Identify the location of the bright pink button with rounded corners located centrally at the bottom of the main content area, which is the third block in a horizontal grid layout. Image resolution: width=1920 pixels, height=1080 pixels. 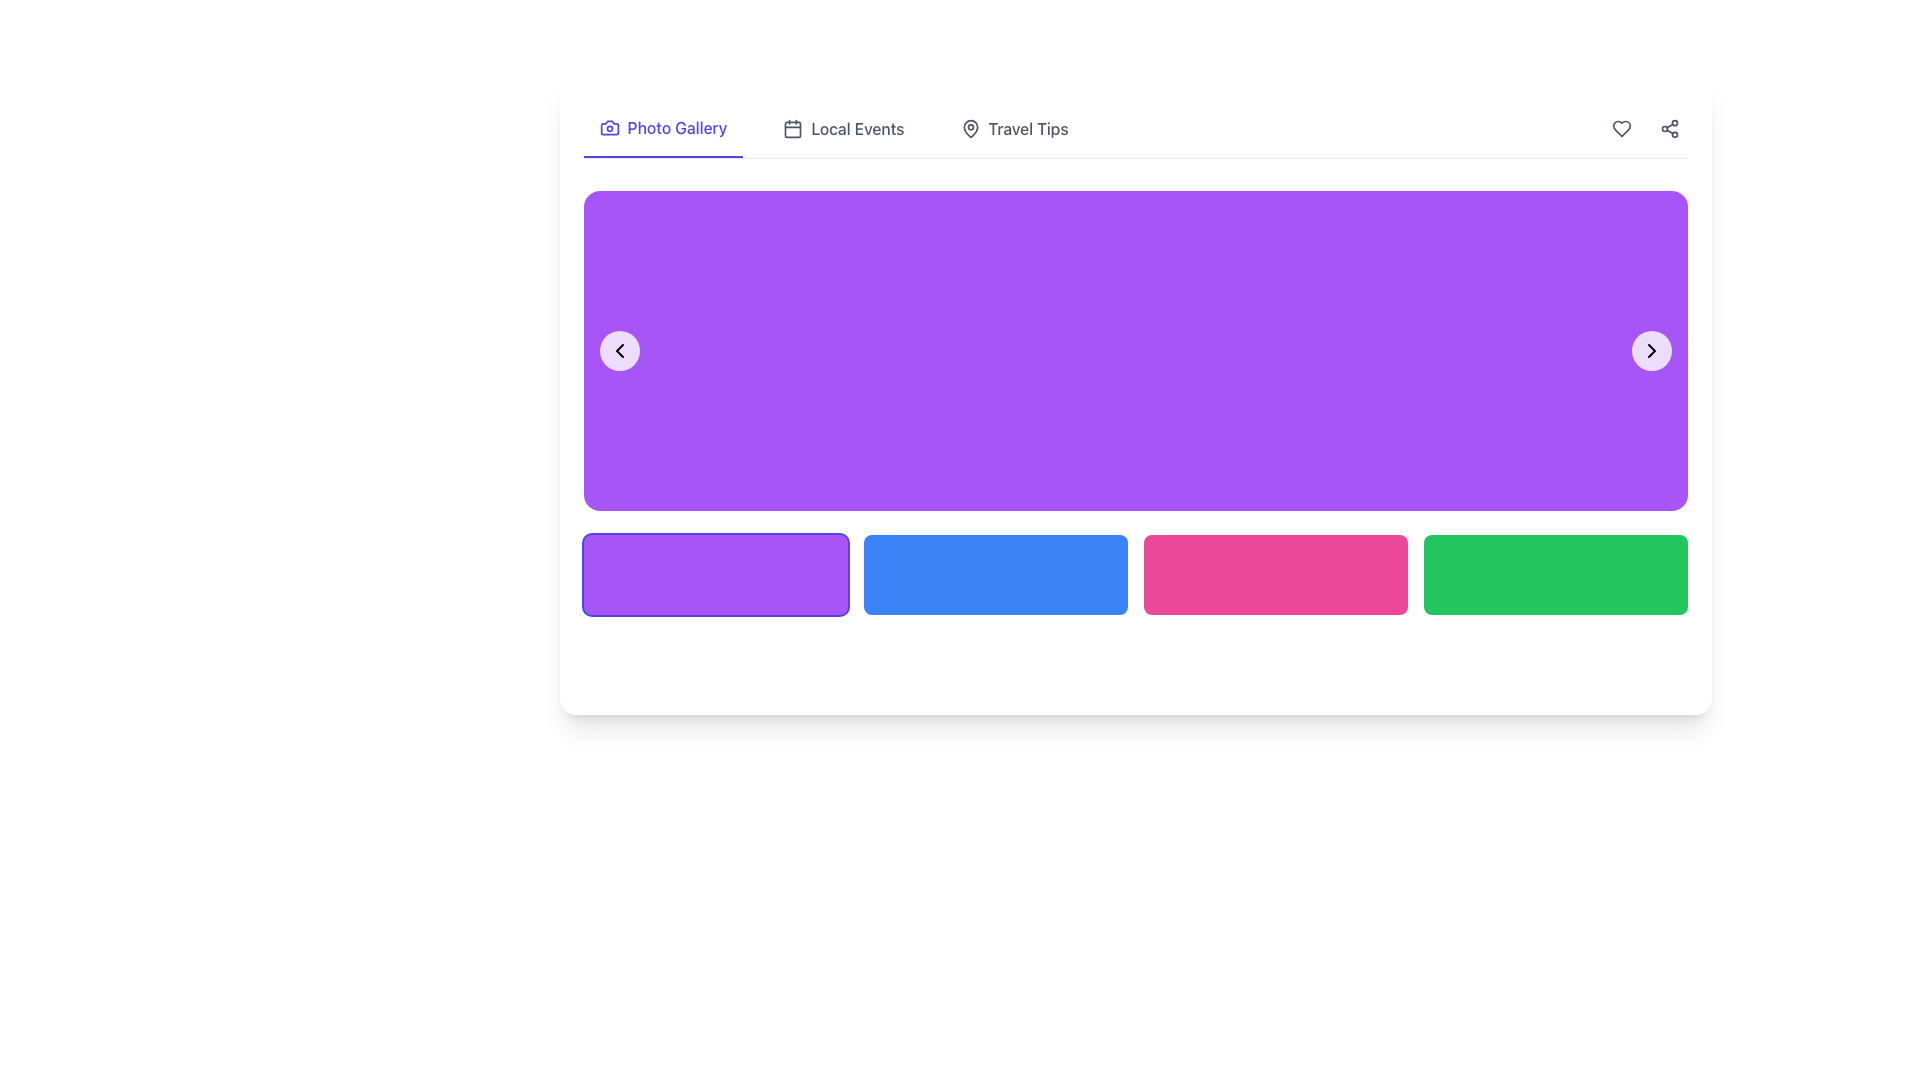
(1274, 574).